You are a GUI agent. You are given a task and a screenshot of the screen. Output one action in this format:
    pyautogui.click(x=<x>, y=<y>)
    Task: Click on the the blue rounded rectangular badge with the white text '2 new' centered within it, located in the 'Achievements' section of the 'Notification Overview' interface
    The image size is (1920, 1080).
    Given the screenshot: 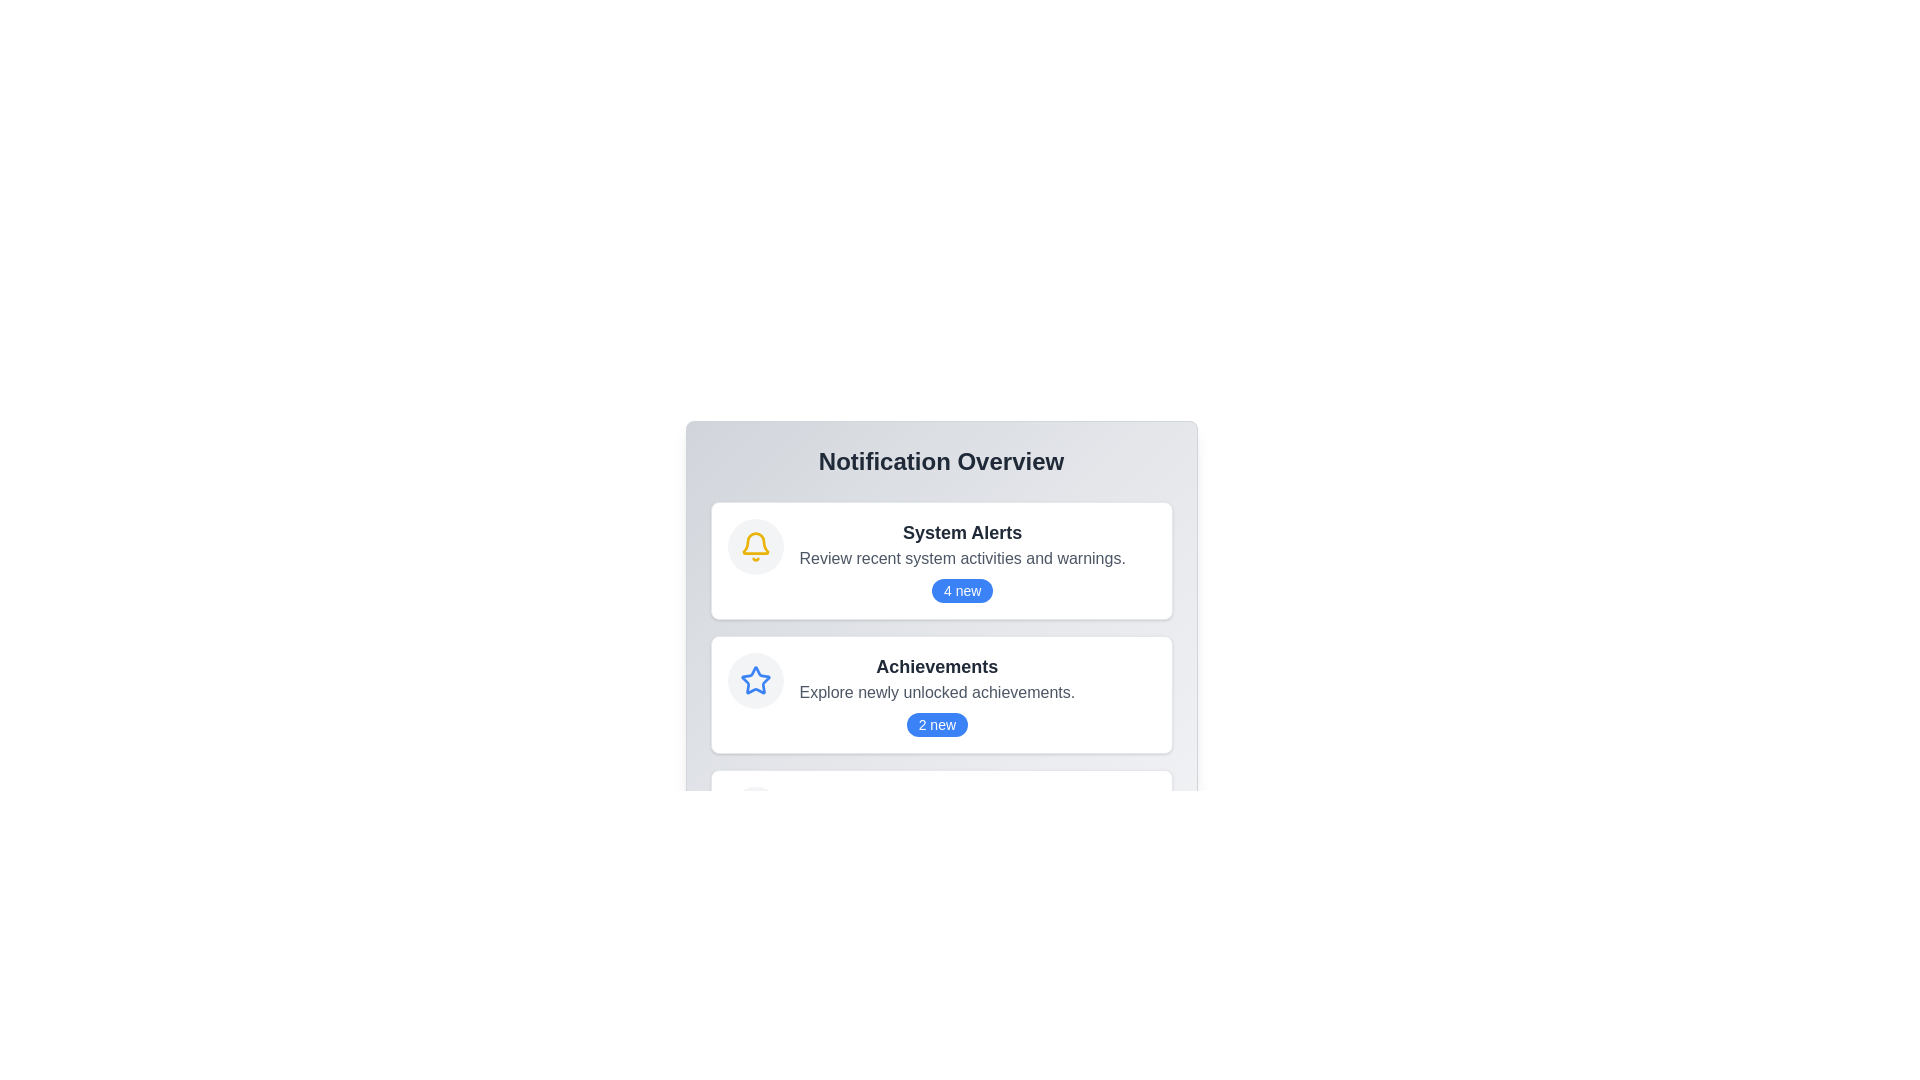 What is the action you would take?
    pyautogui.click(x=936, y=725)
    